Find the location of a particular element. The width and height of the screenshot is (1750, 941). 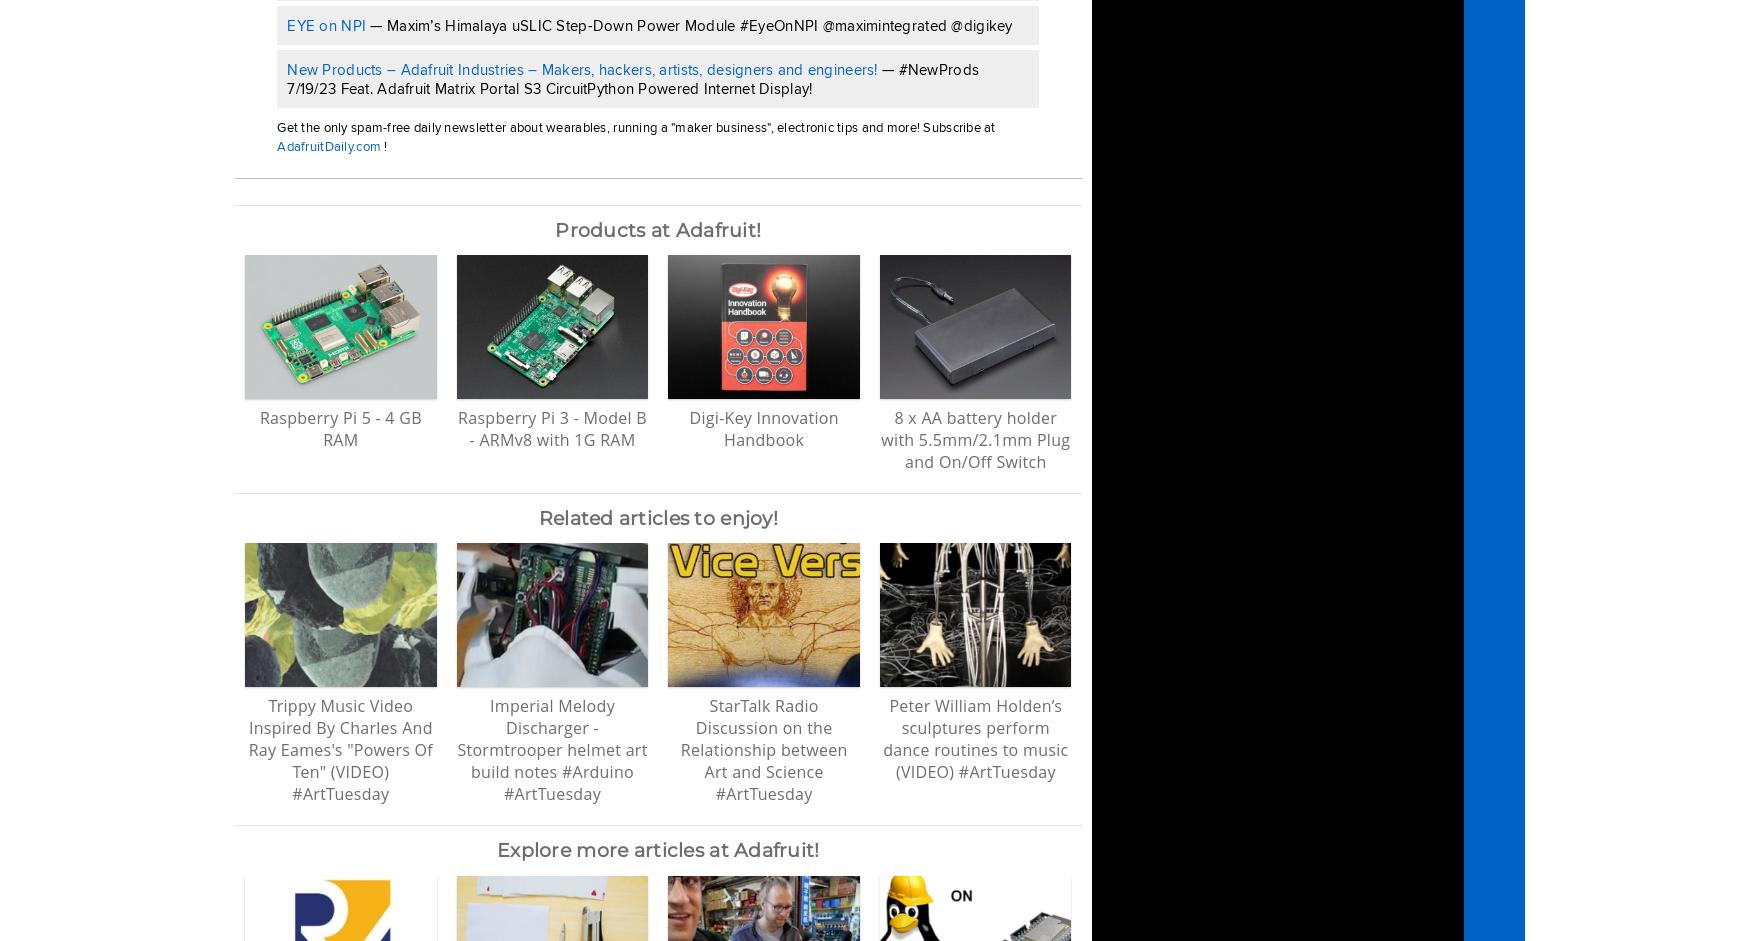

'AdafruitDaily.com' is located at coordinates (329, 144).